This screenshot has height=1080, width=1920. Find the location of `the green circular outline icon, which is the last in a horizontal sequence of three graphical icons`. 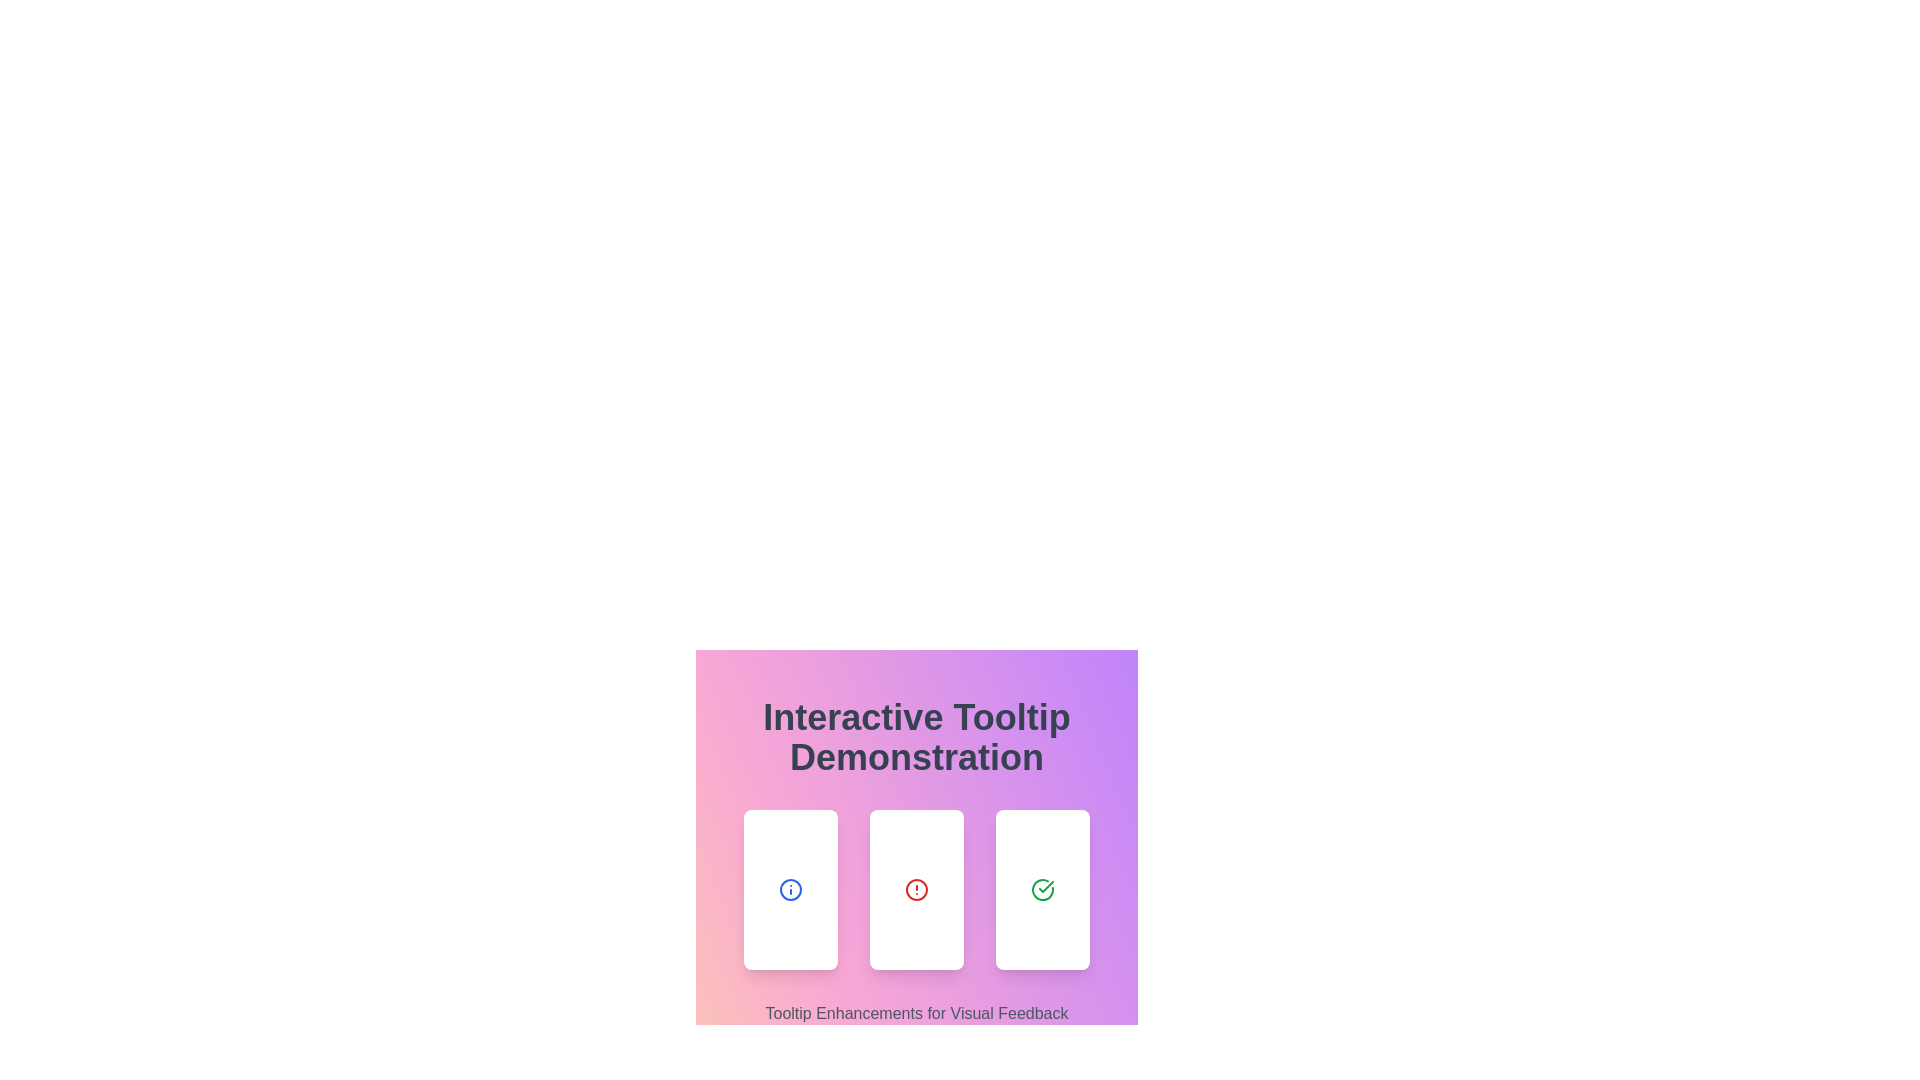

the green circular outline icon, which is the last in a horizontal sequence of three graphical icons is located at coordinates (1041, 889).